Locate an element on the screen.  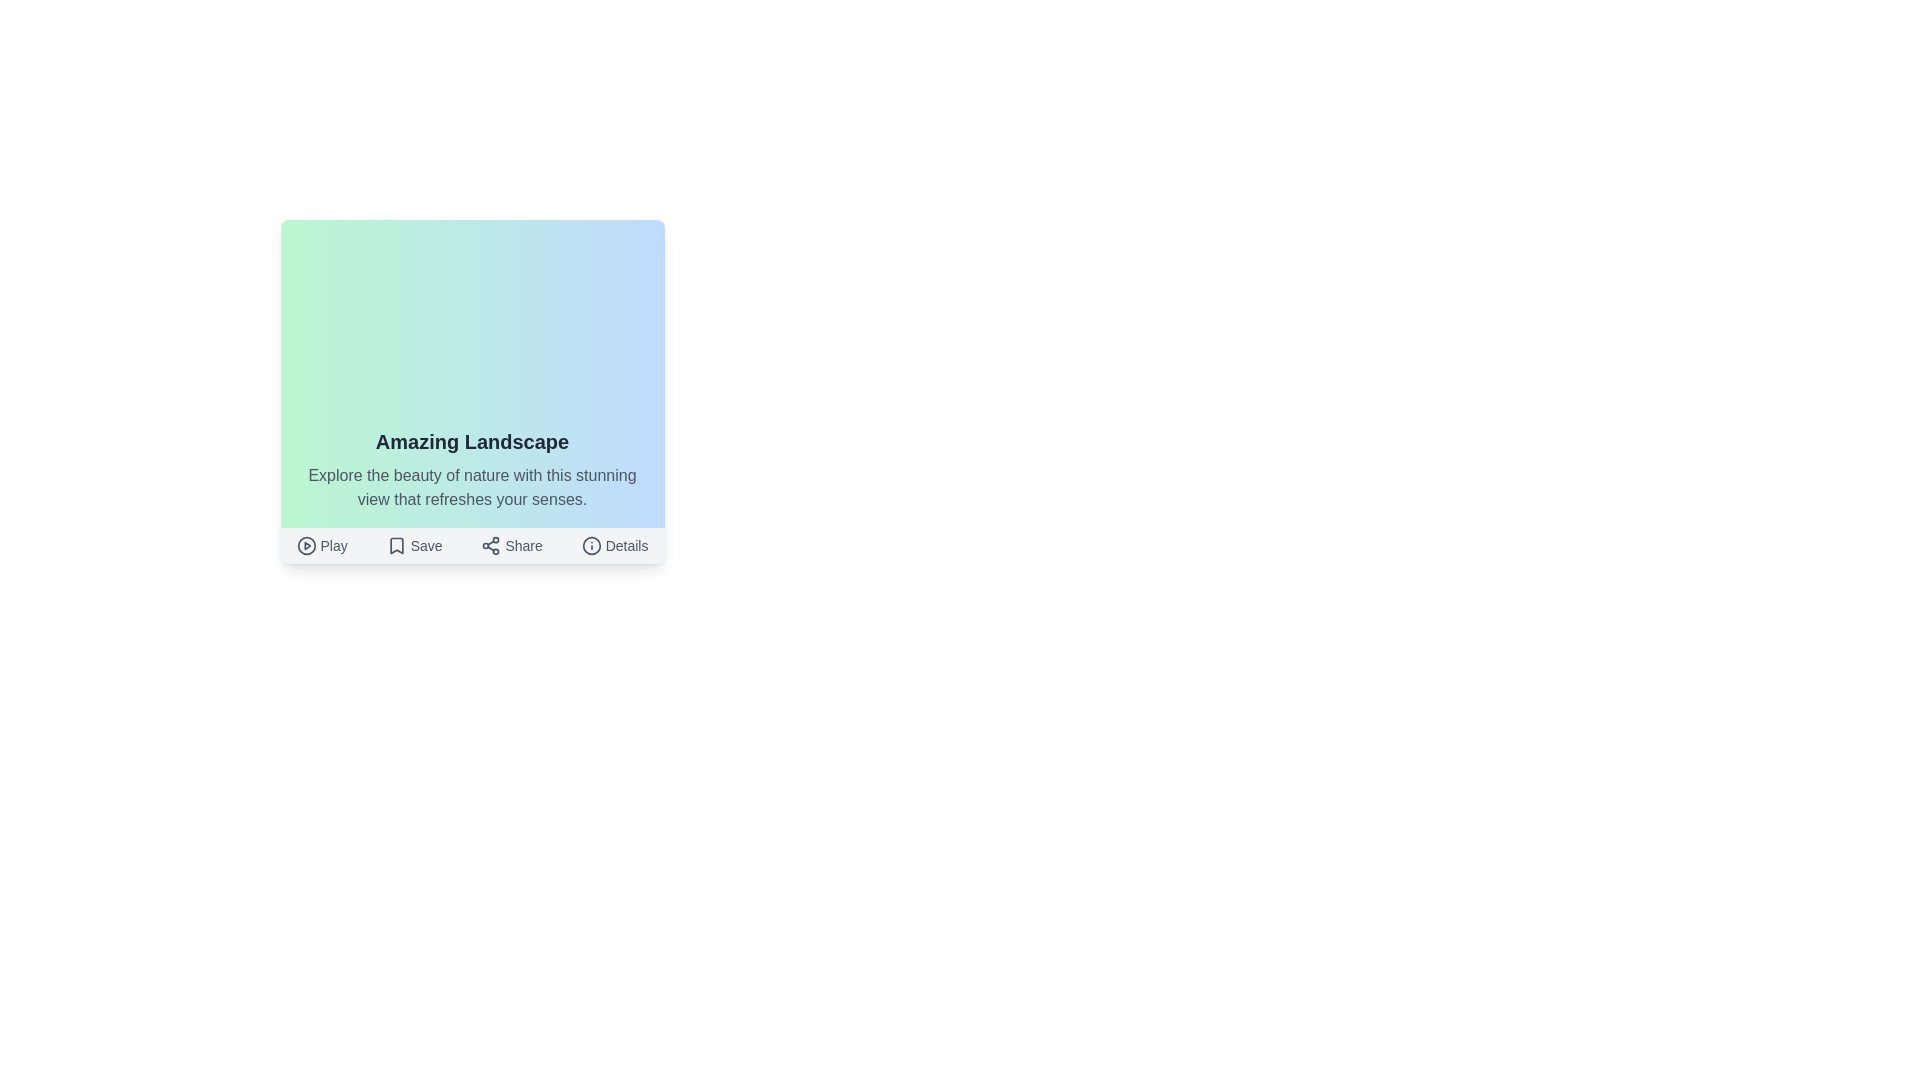
the text block containing the heading 'Amazing Landscape' and the descriptive paragraph about a picturesque scene is located at coordinates (471, 470).